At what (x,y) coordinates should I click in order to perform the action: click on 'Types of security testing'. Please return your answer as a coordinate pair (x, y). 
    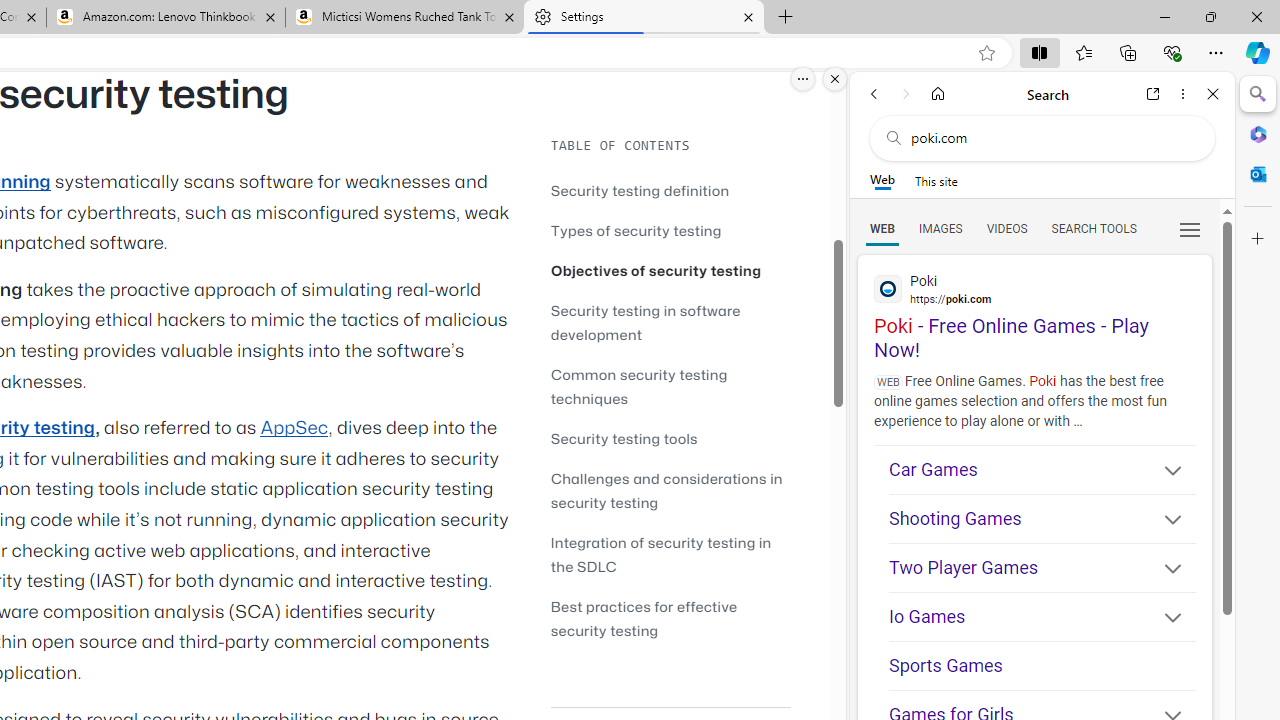
    Looking at the image, I should click on (635, 229).